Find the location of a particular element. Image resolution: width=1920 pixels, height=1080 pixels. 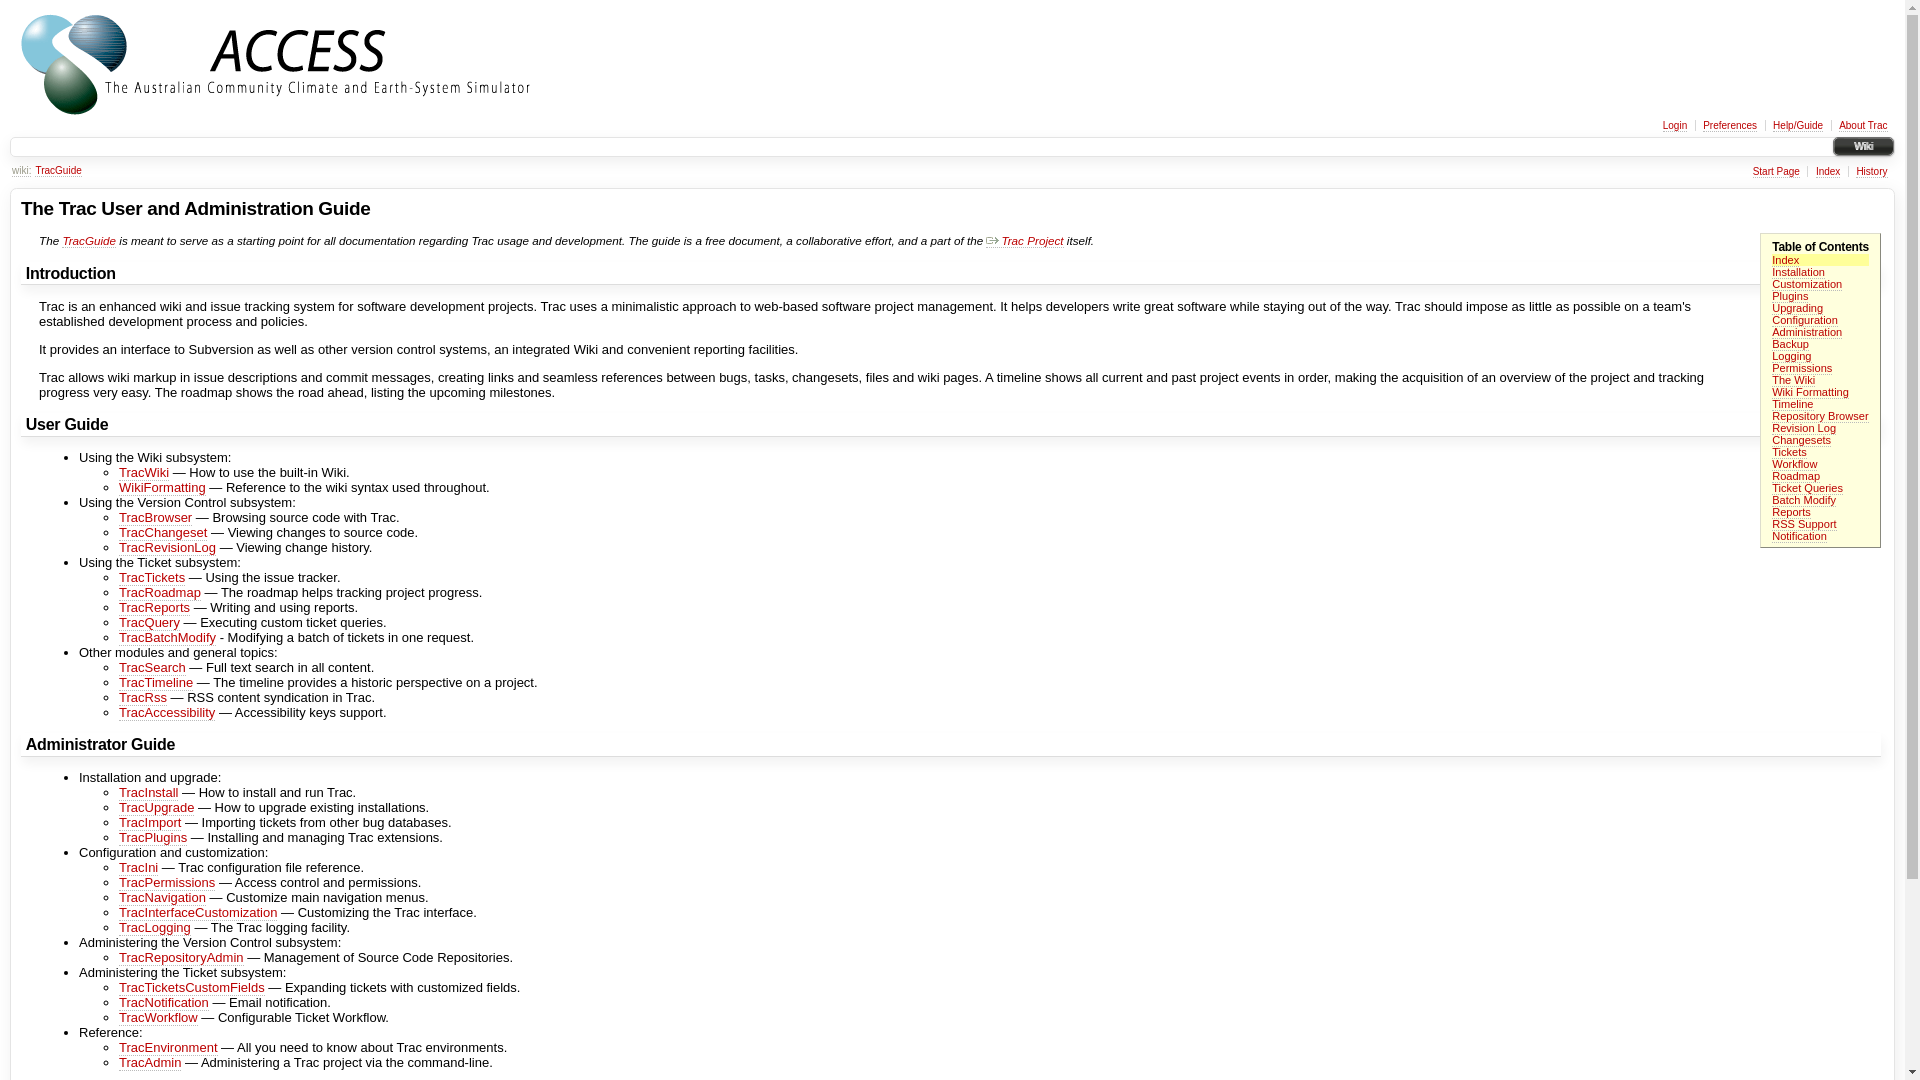

'RSS Support' is located at coordinates (1771, 523).